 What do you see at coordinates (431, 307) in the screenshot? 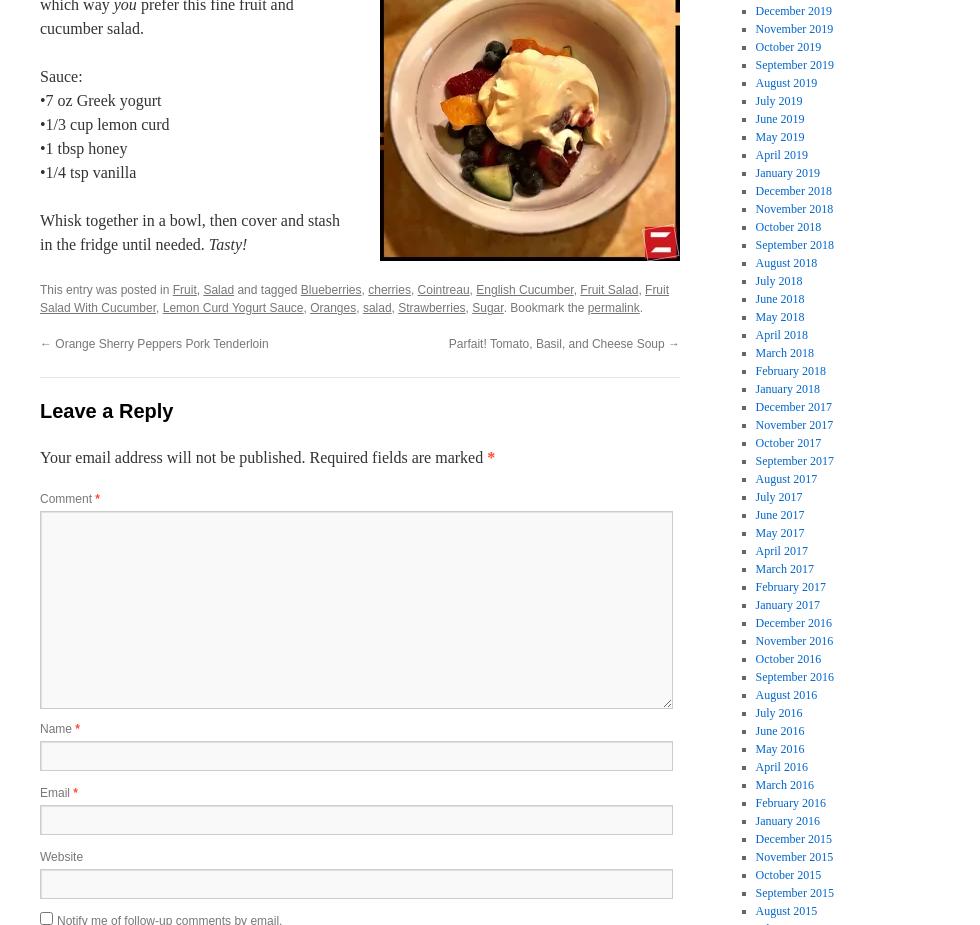
I see `'Strawberries'` at bounding box center [431, 307].